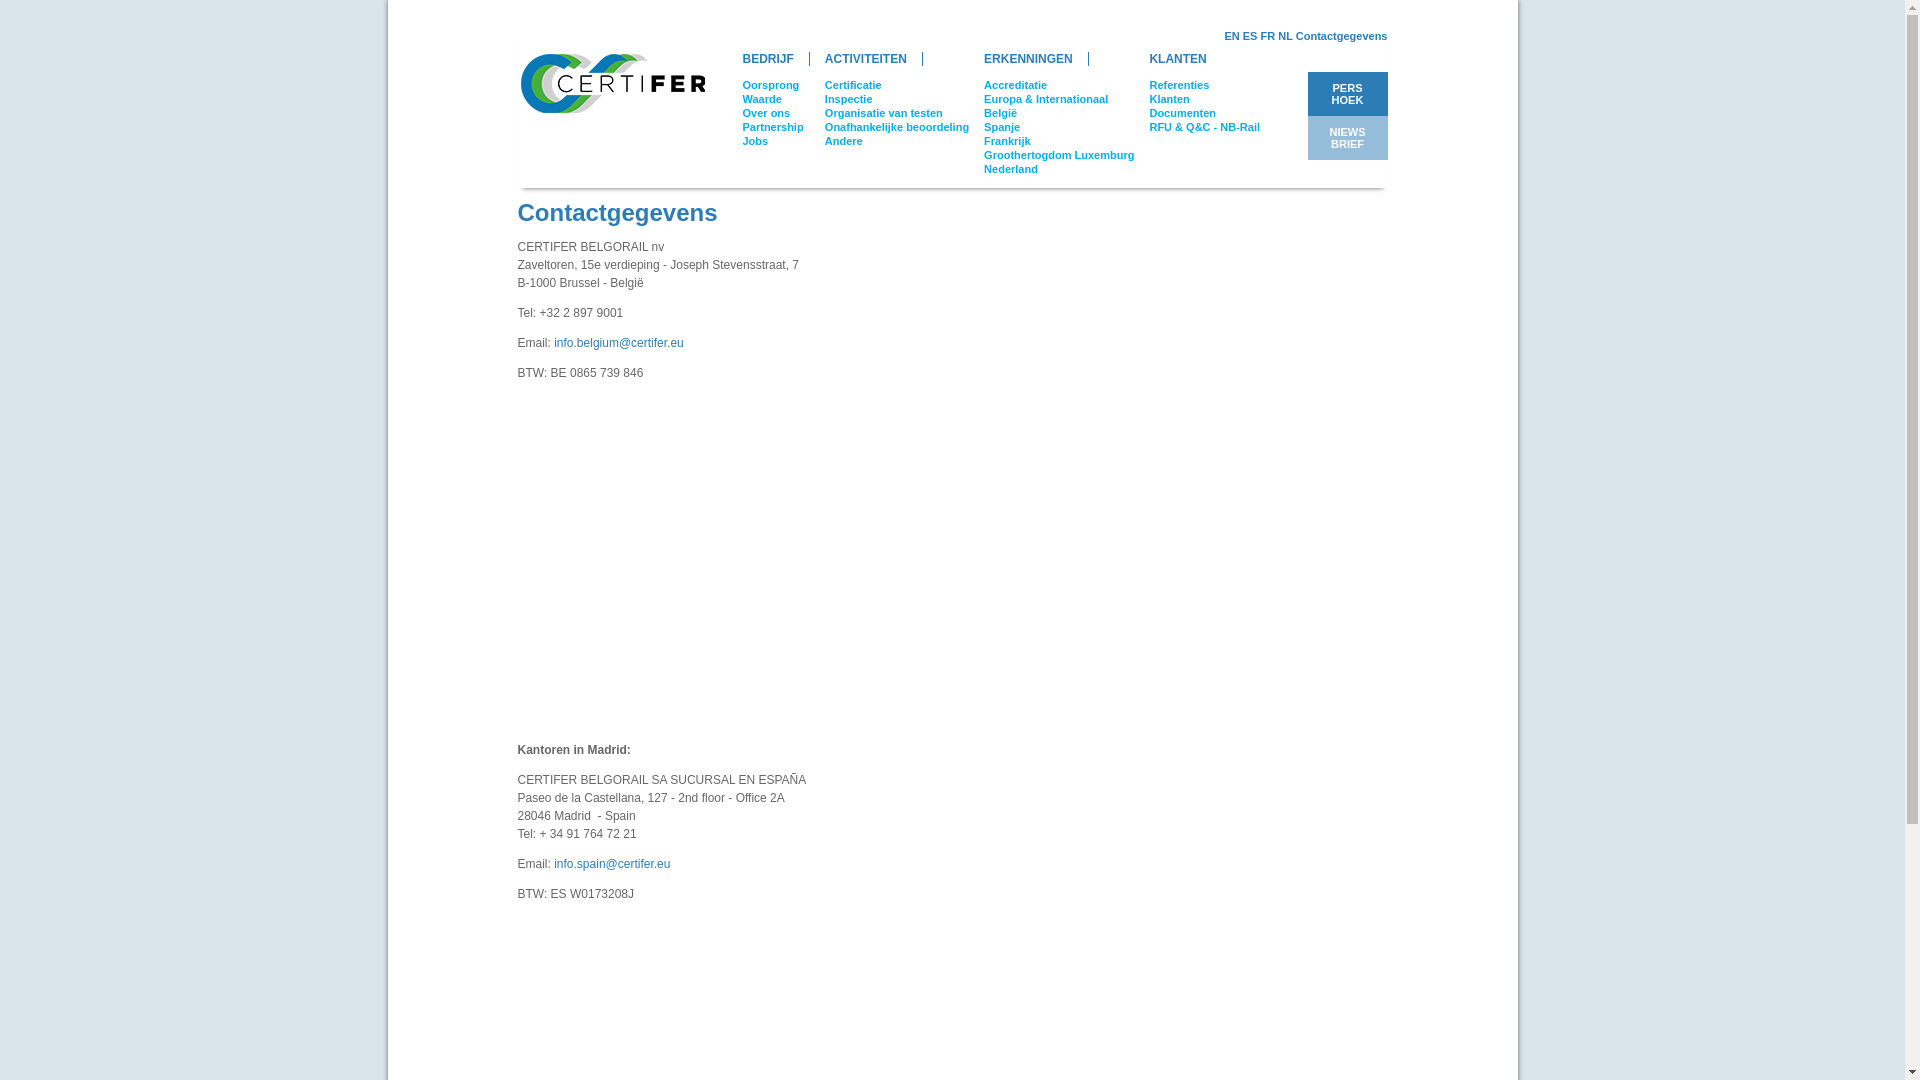 The image size is (1920, 1080). I want to click on 'Frankrijk', so click(983, 140).